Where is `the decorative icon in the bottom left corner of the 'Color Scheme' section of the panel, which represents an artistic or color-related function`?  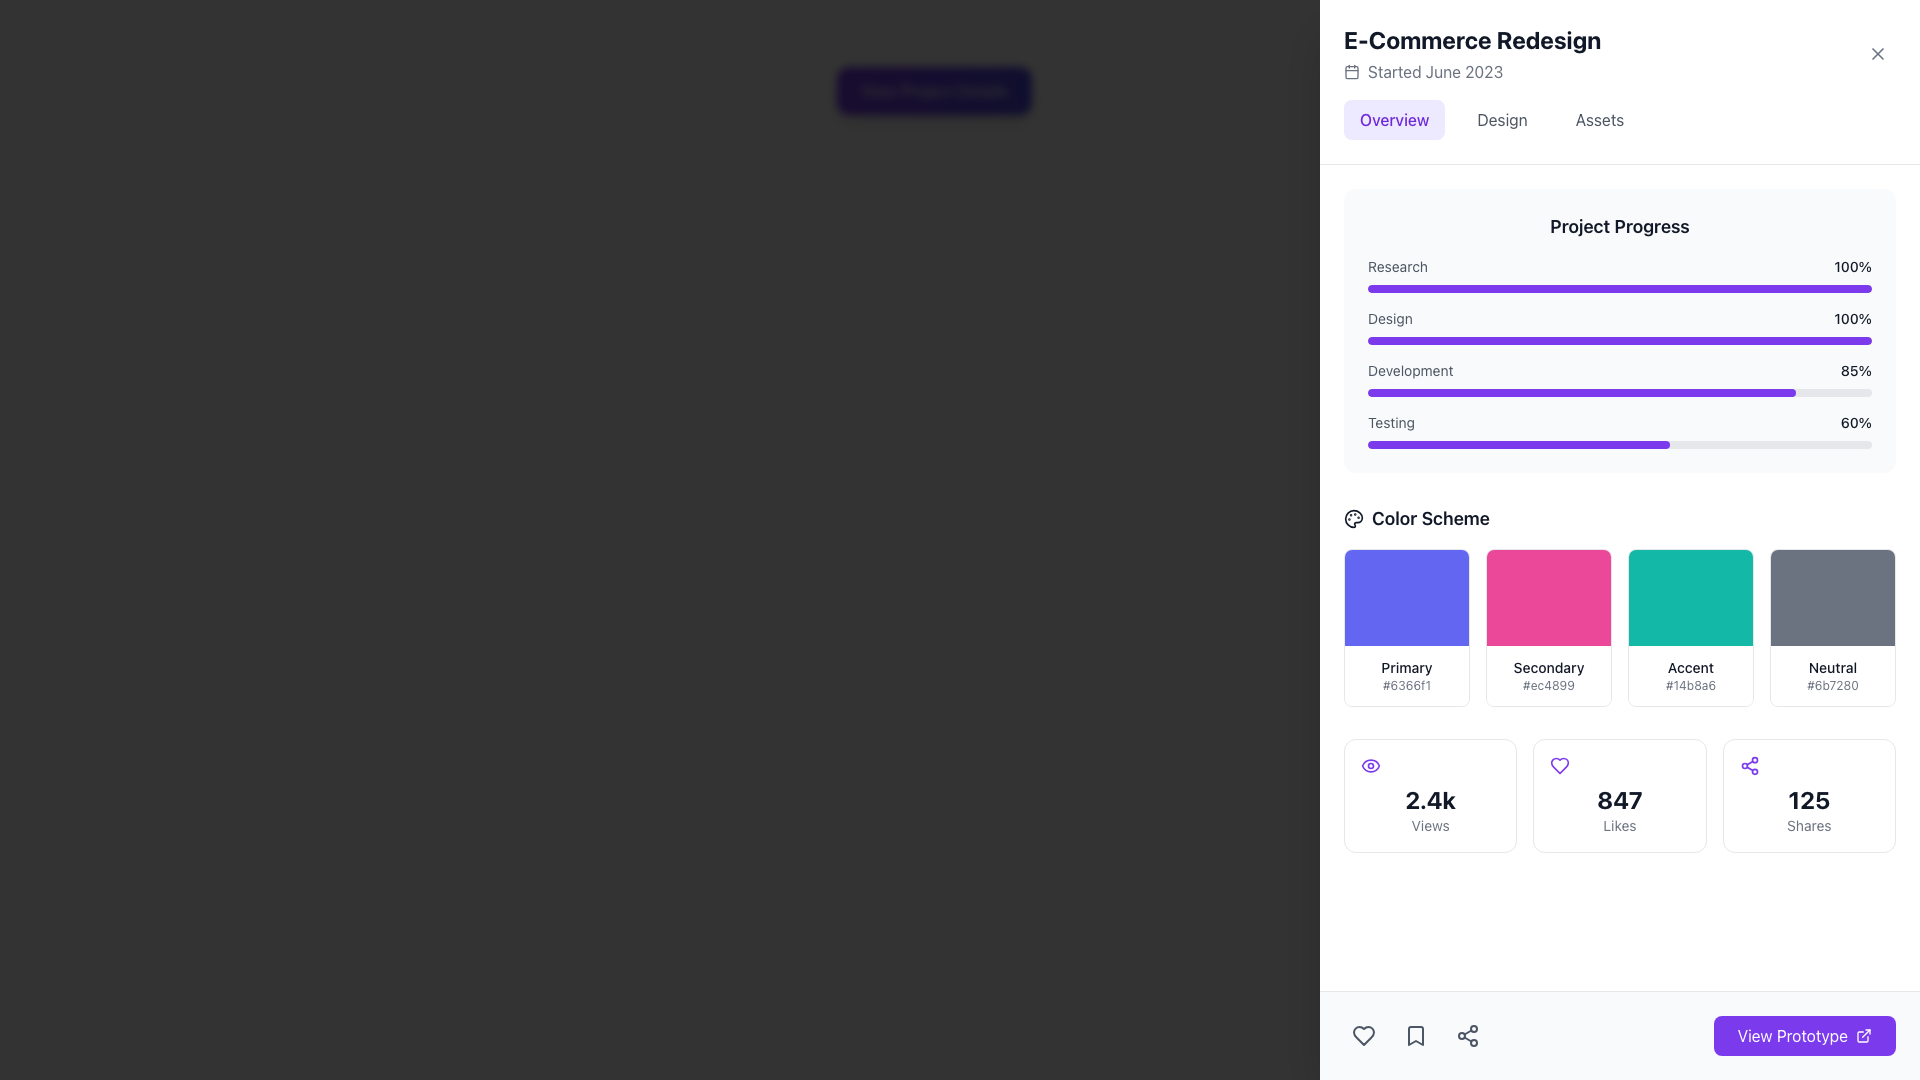 the decorative icon in the bottom left corner of the 'Color Scheme' section of the panel, which represents an artistic or color-related function is located at coordinates (1353, 518).